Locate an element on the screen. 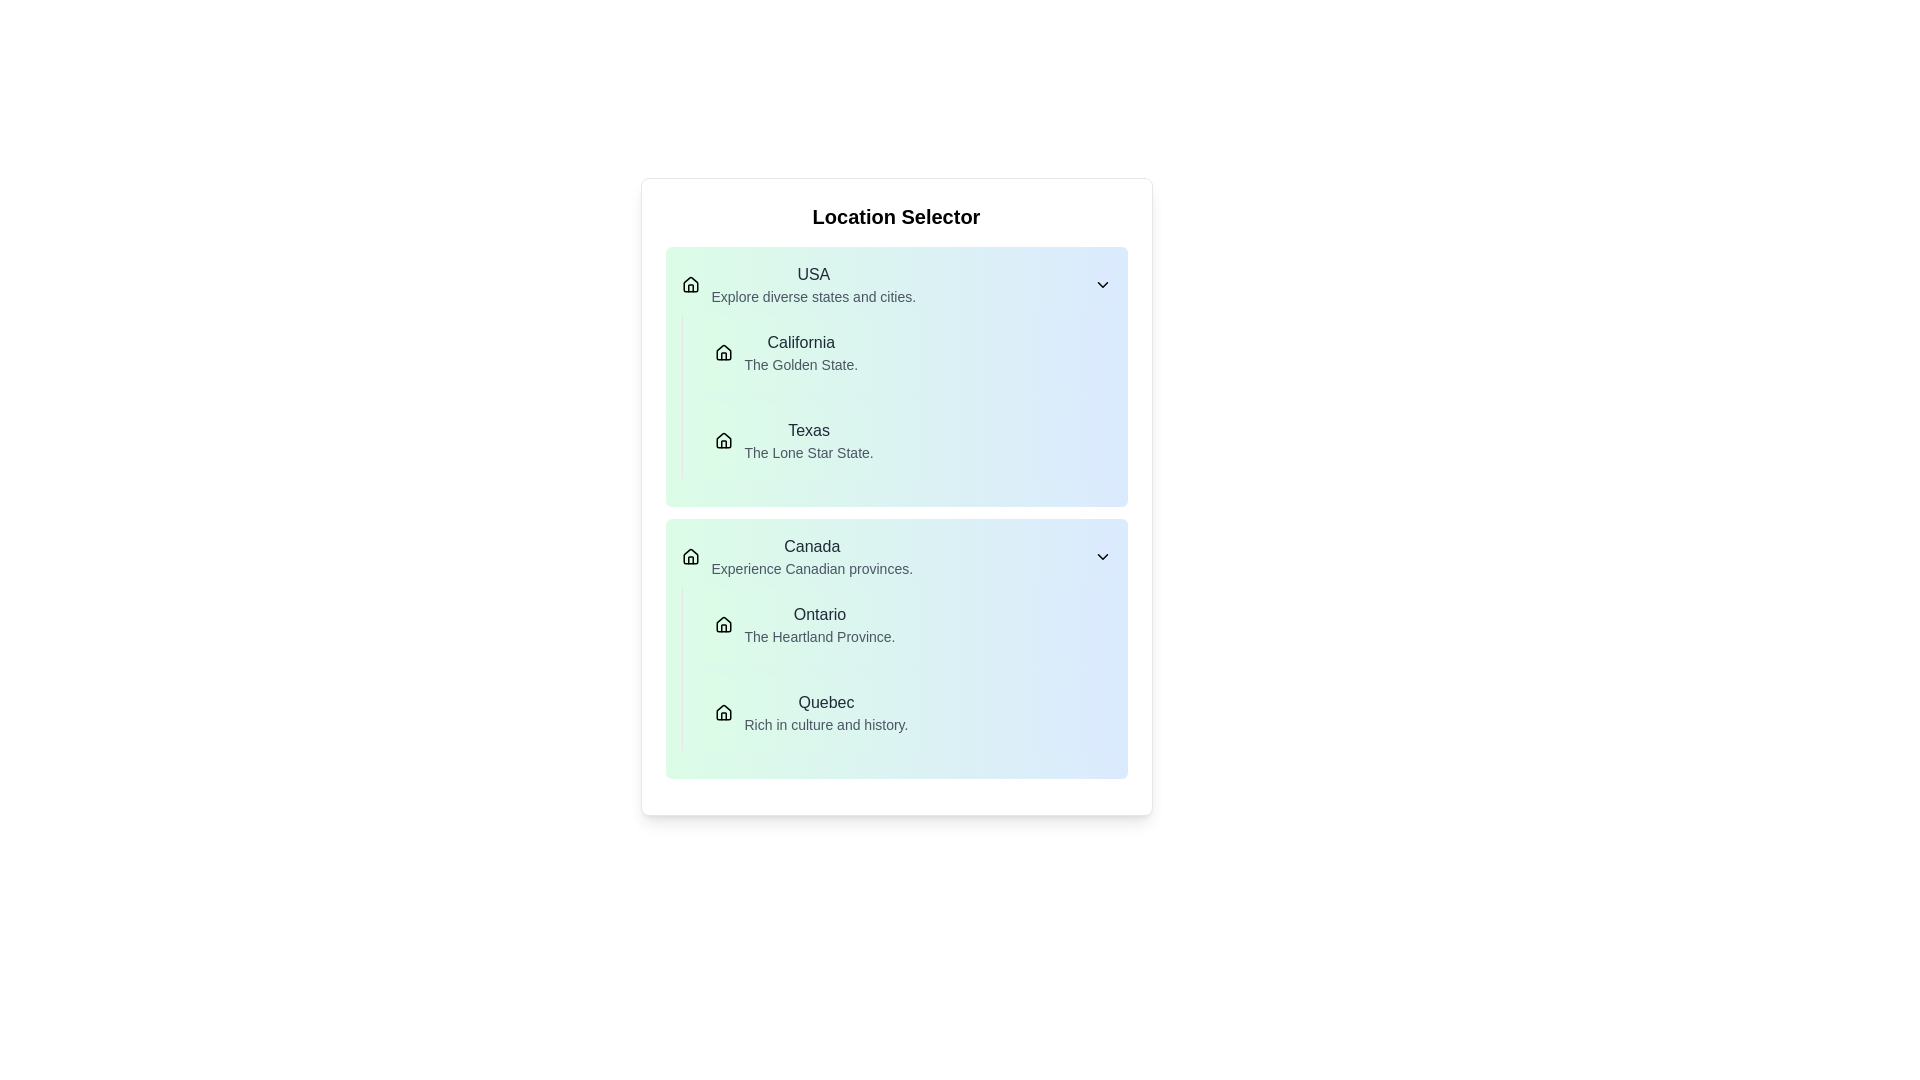 The height and width of the screenshot is (1080, 1920). the text label displaying 'Quebec' which is located above the descriptive text 'Rich in culture and history.' in the 'Canada' section is located at coordinates (826, 701).